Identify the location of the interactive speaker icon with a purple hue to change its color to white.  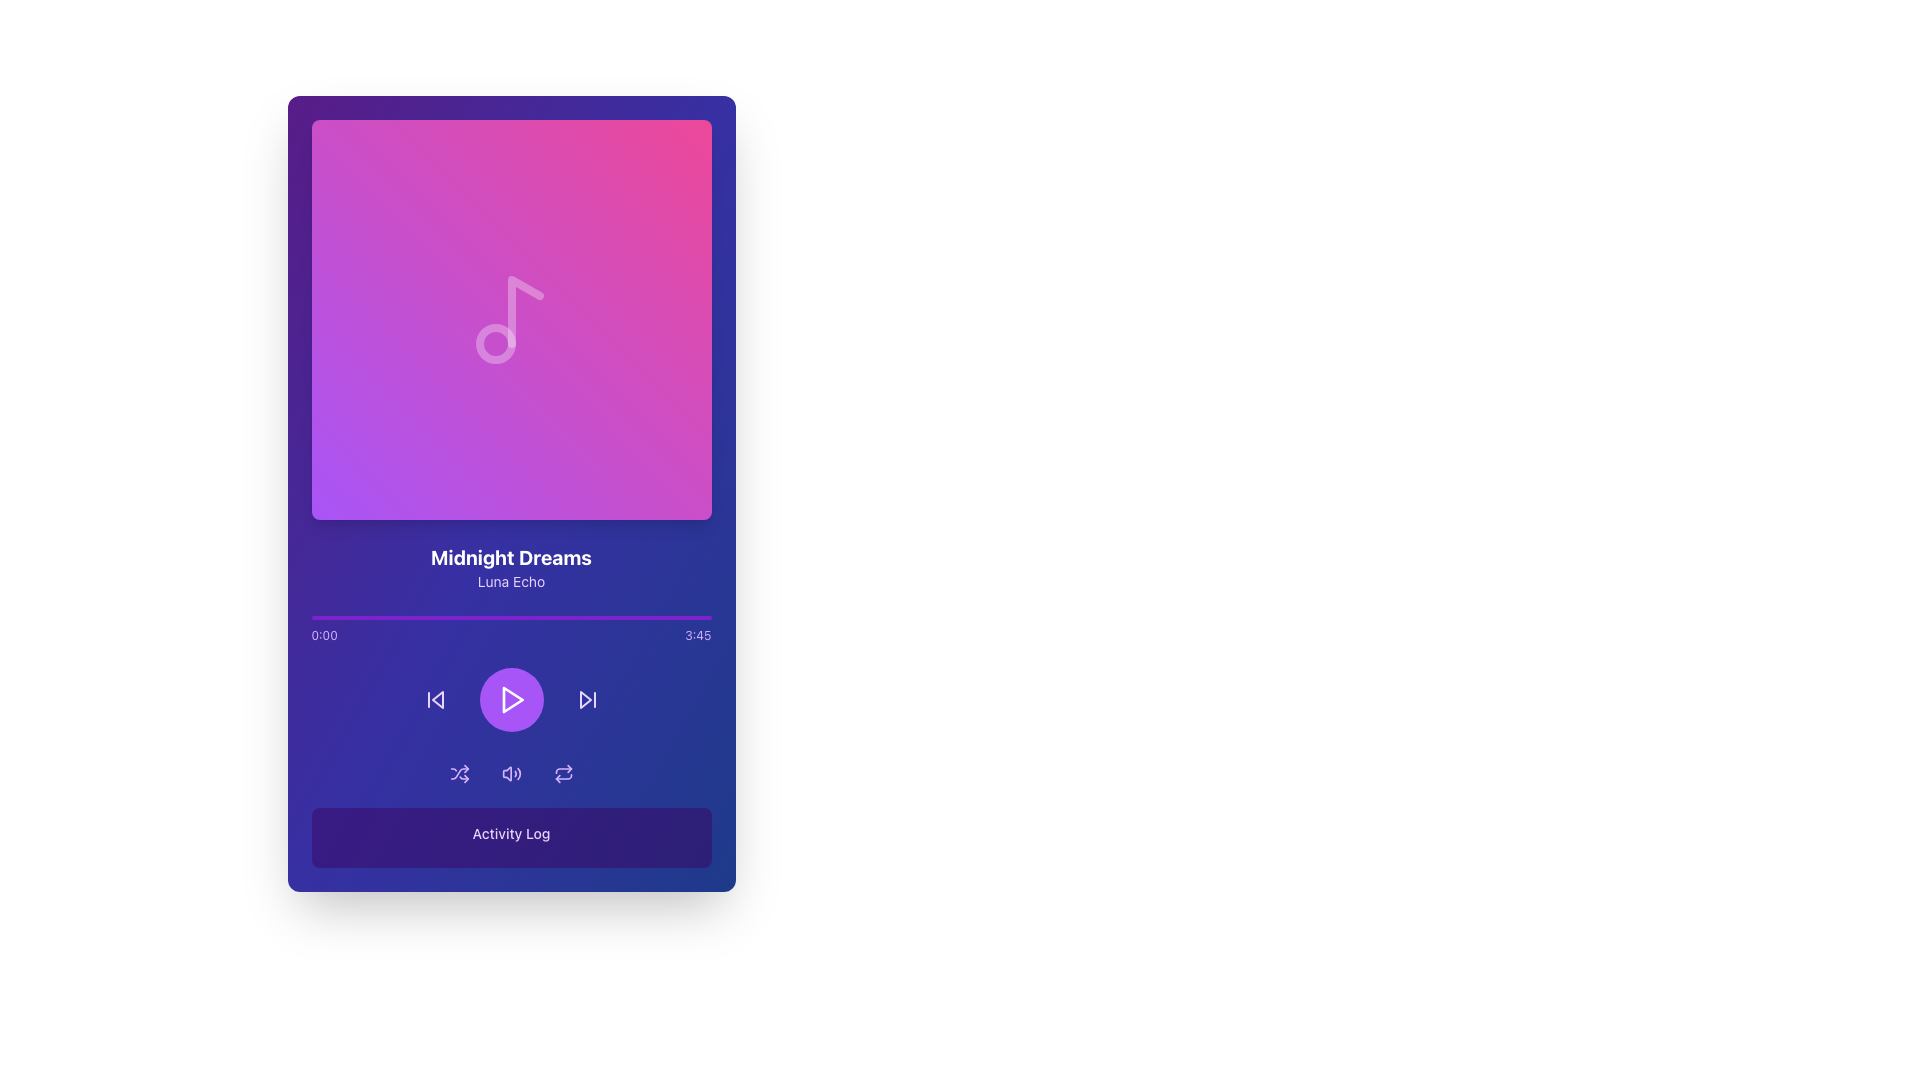
(511, 773).